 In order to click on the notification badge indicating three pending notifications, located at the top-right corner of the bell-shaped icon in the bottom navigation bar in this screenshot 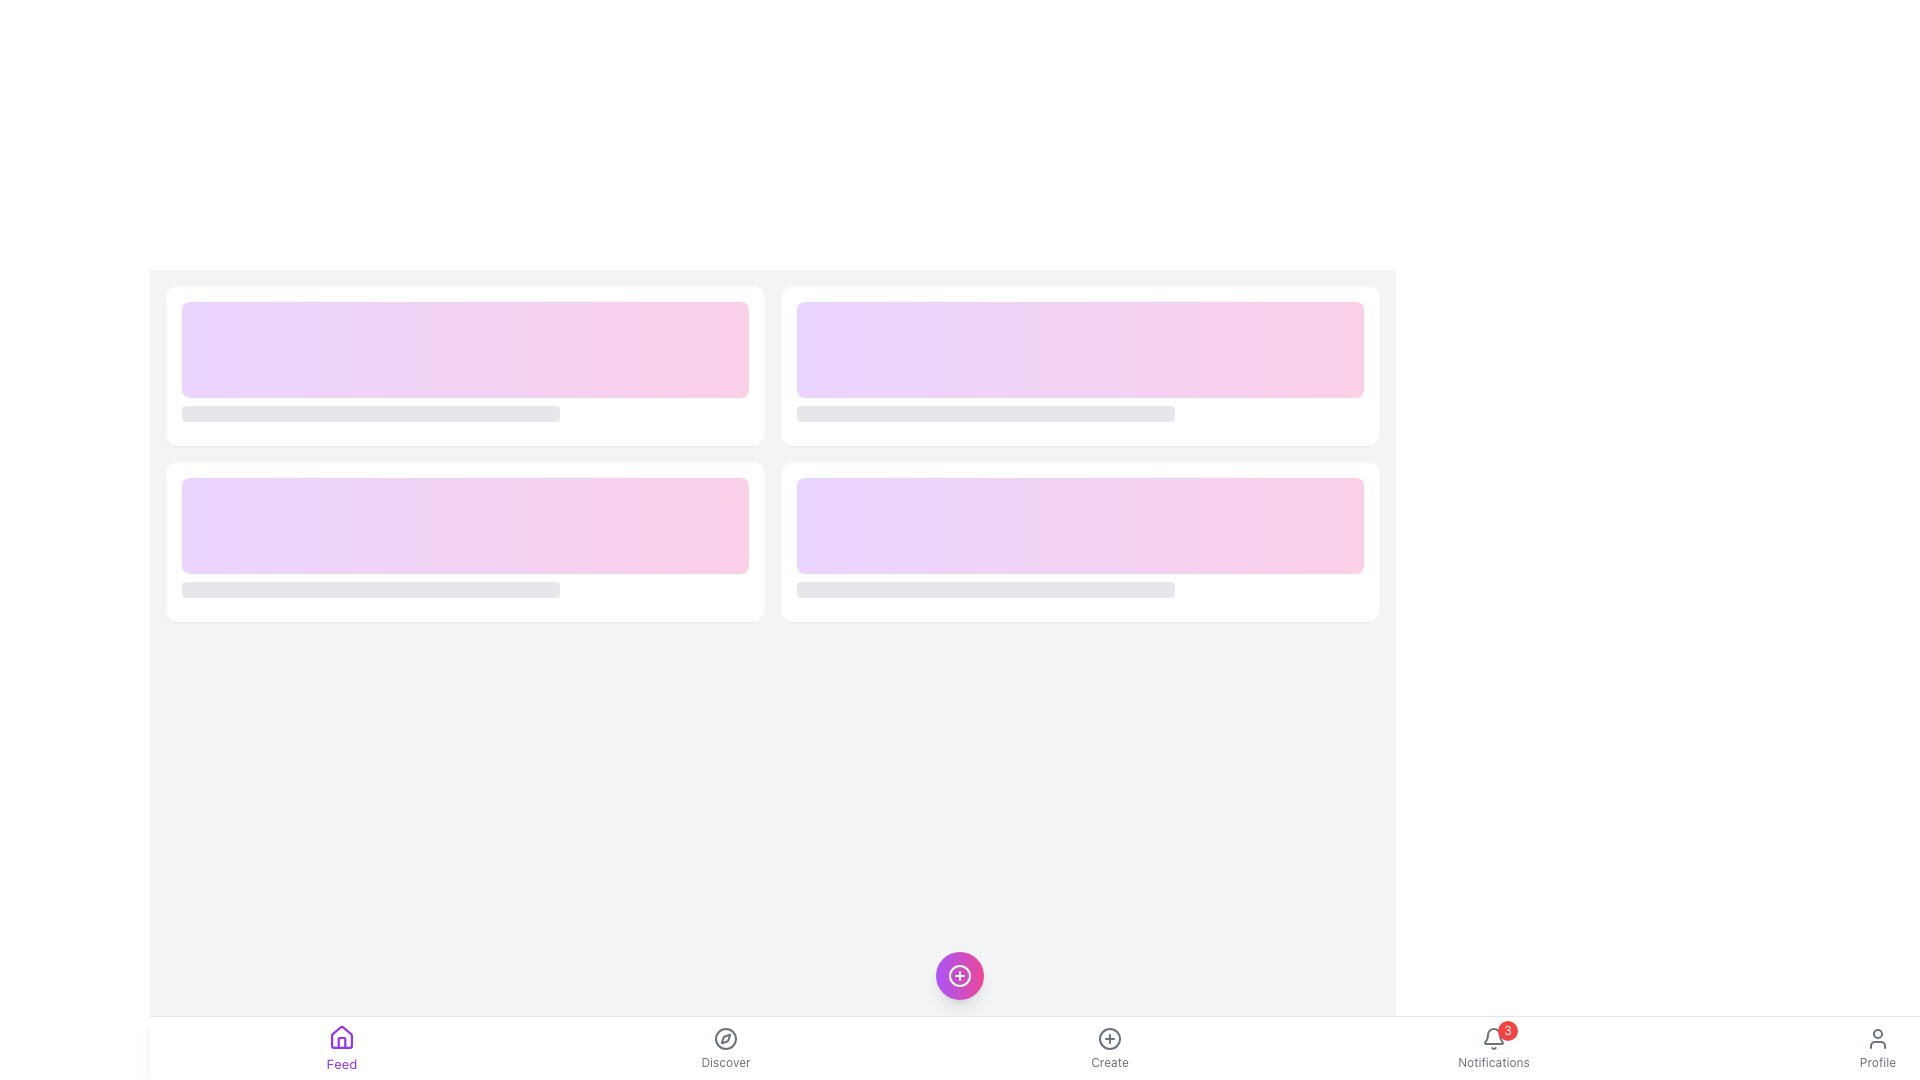, I will do `click(1507, 1029)`.